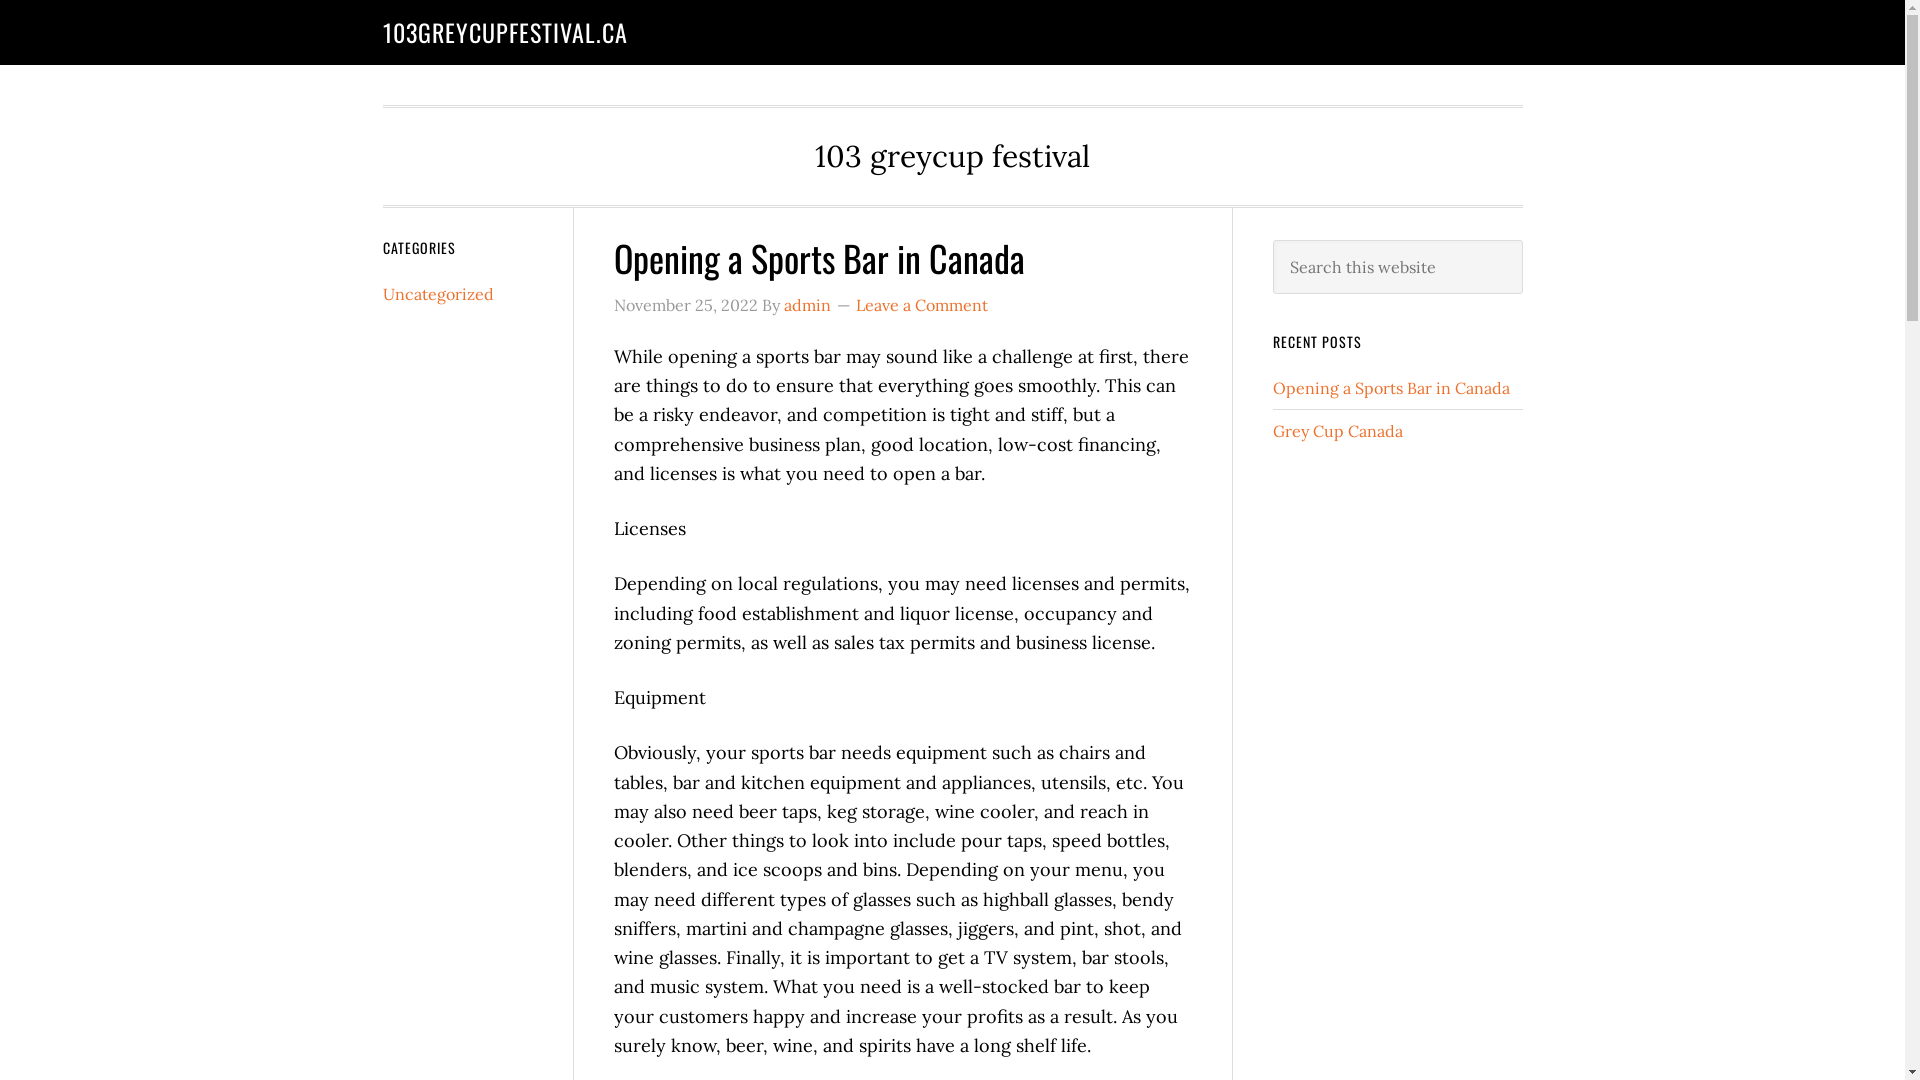  Describe the element at coordinates (1389, 388) in the screenshot. I see `'Opening a Sports Bar in Canada'` at that location.